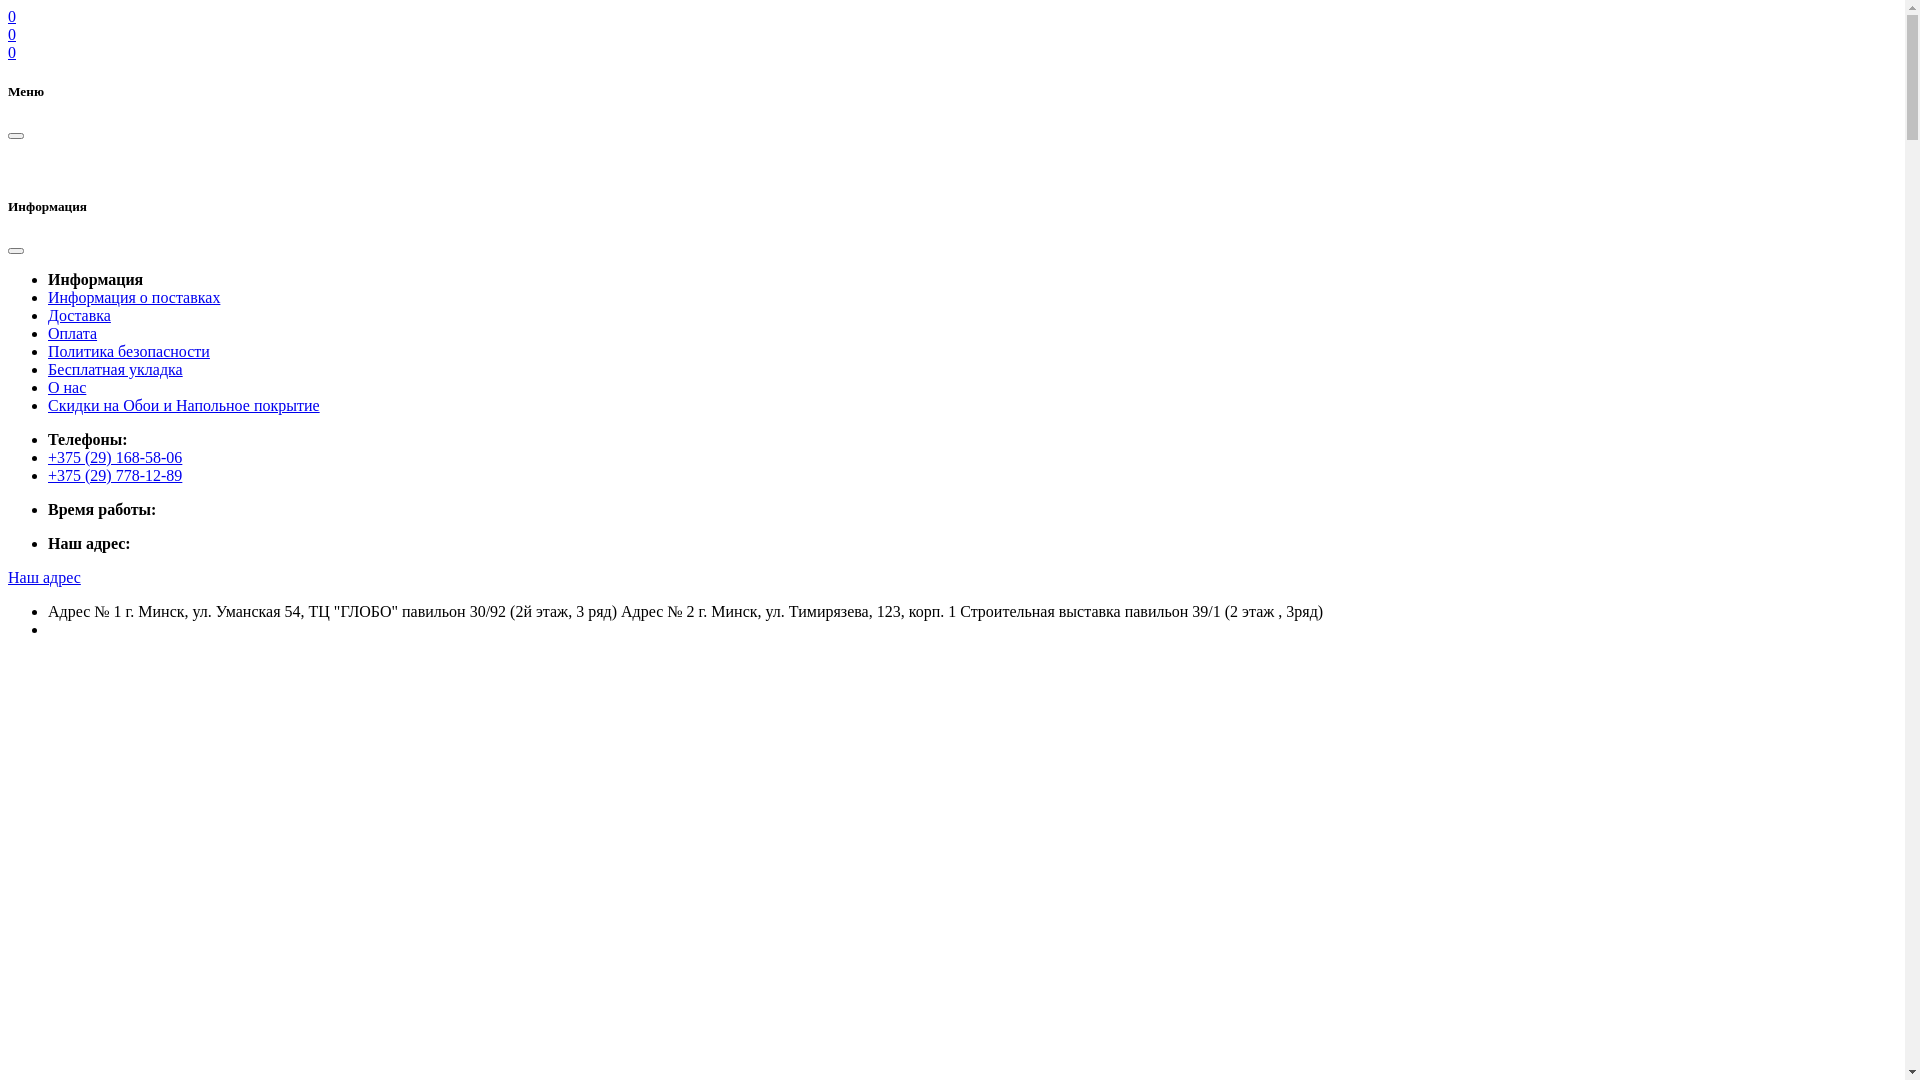 The height and width of the screenshot is (1080, 1920). I want to click on '0', so click(12, 34).